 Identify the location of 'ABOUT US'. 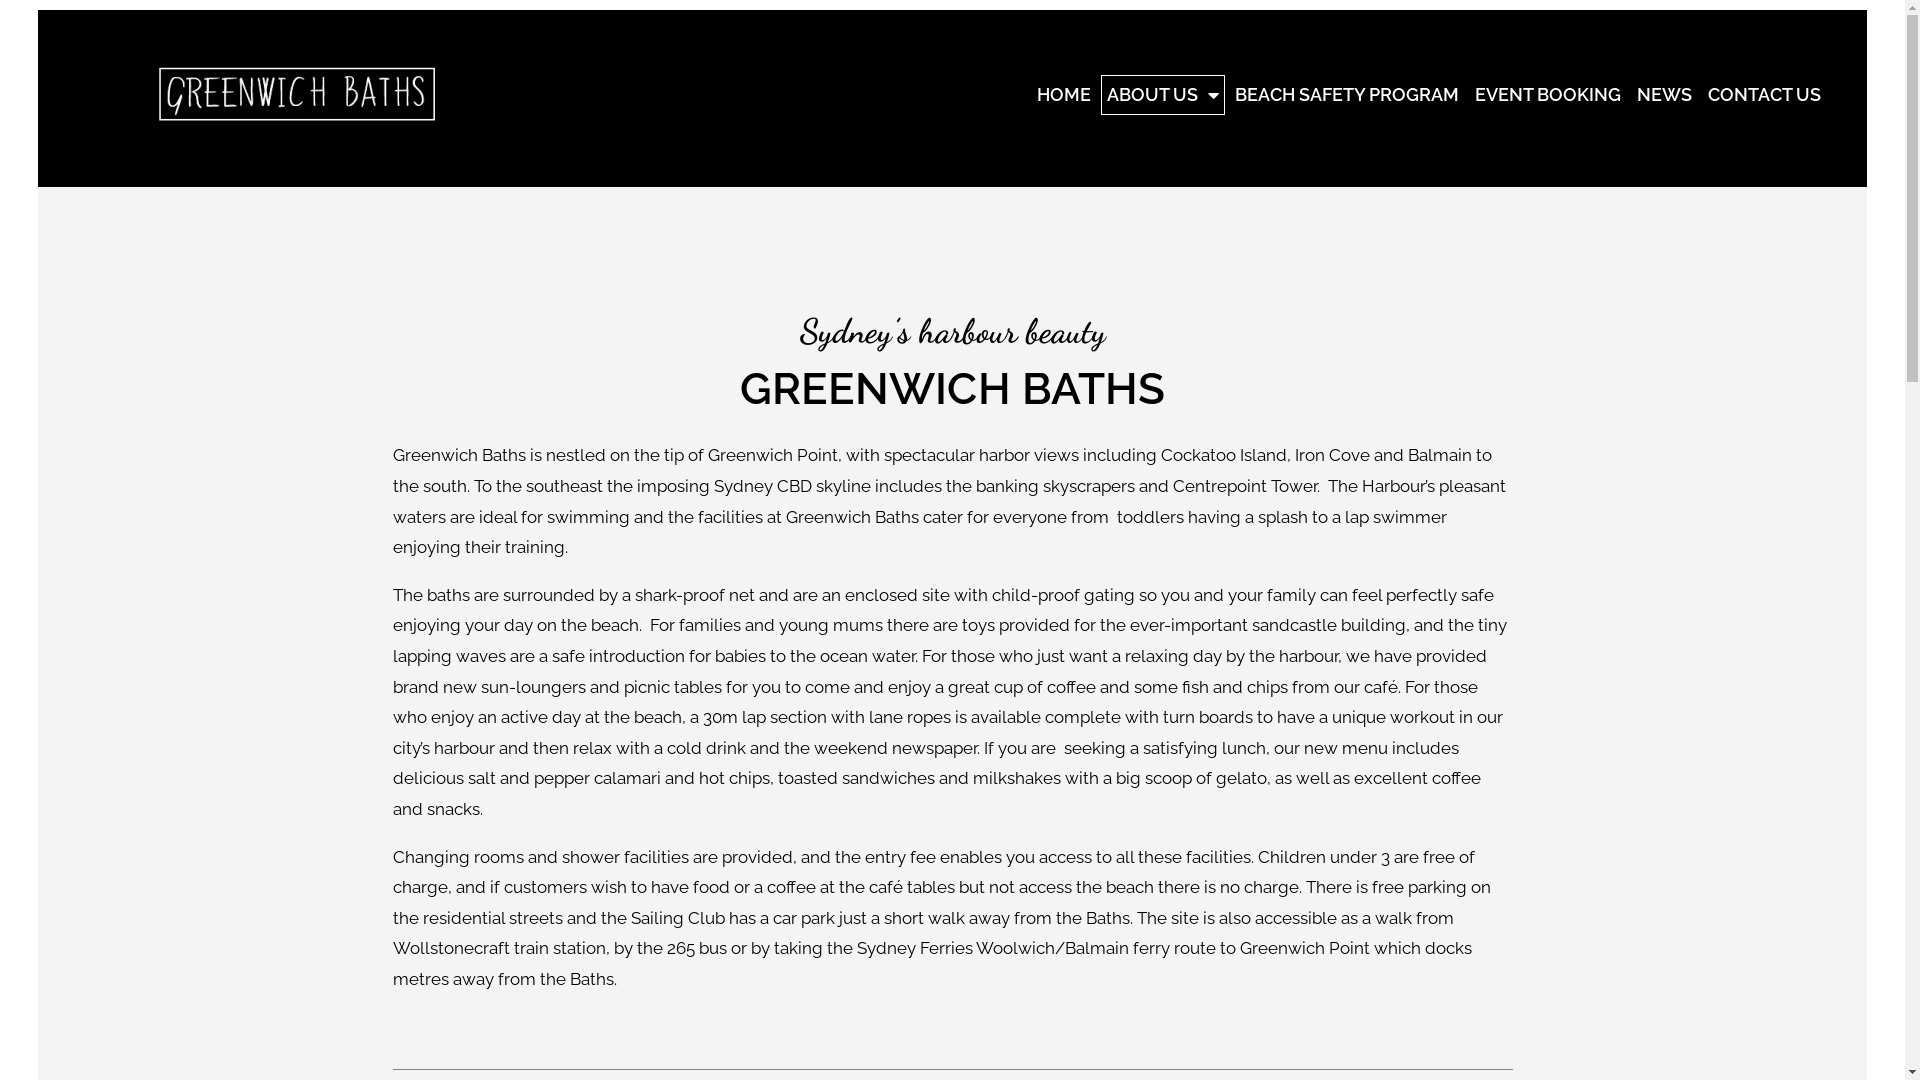
(1162, 95).